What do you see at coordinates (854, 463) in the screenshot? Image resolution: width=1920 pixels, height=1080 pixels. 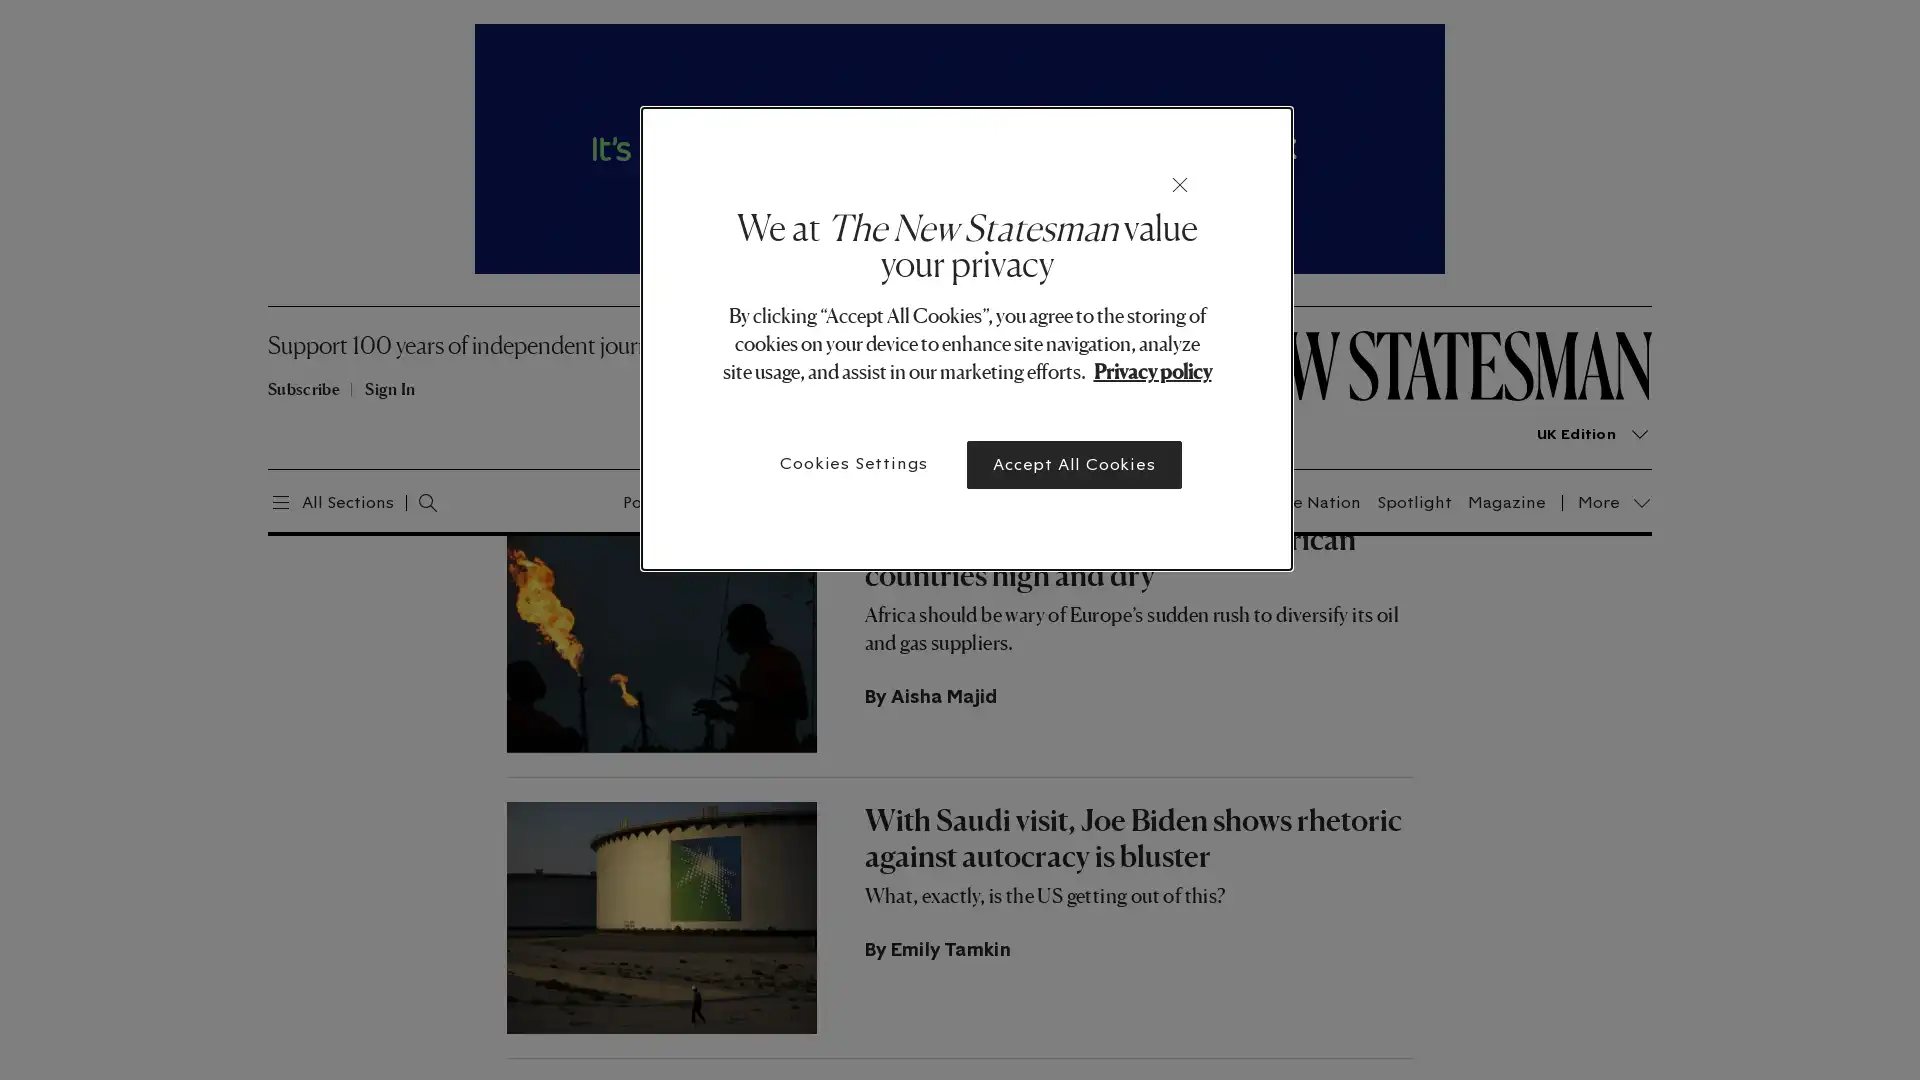 I see `Cookies Settings` at bounding box center [854, 463].